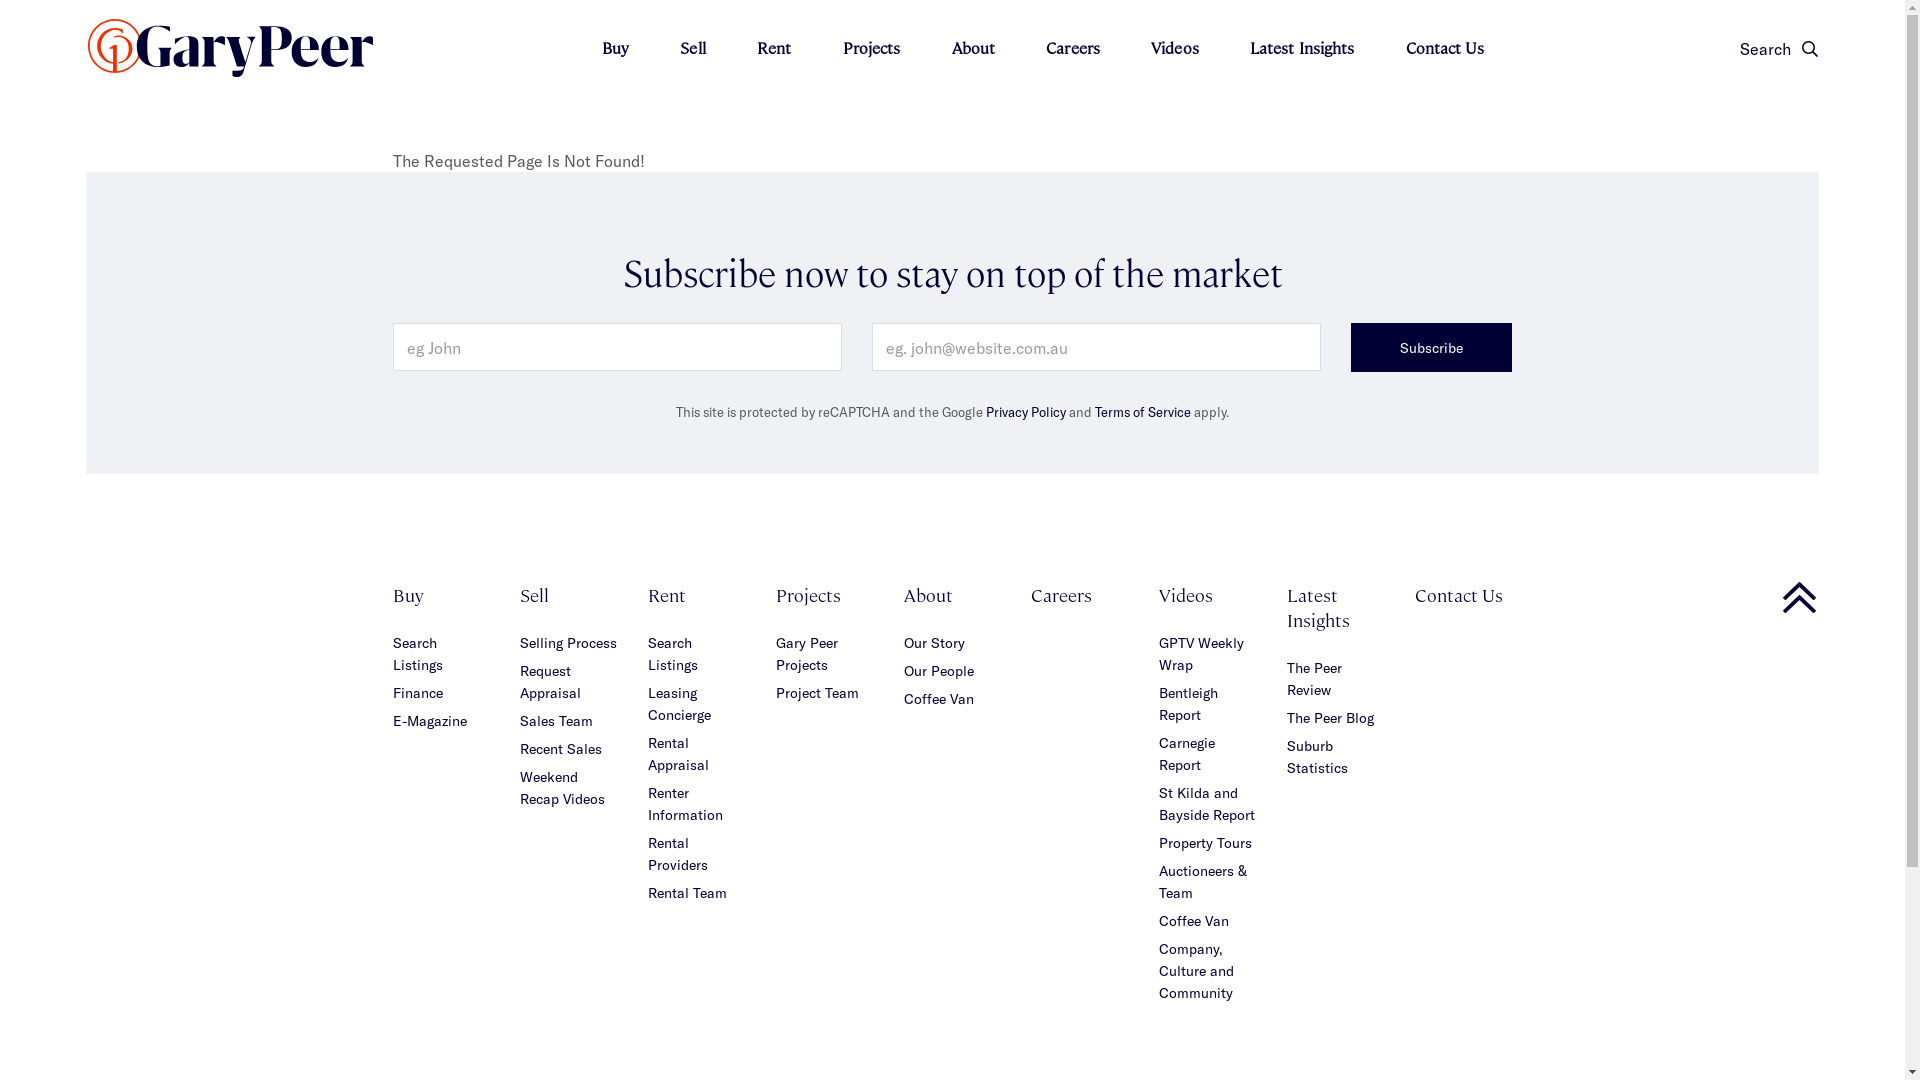 This screenshot has height=1080, width=1920. Describe the element at coordinates (1186, 753) in the screenshot. I see `'Carnegie Report'` at that location.